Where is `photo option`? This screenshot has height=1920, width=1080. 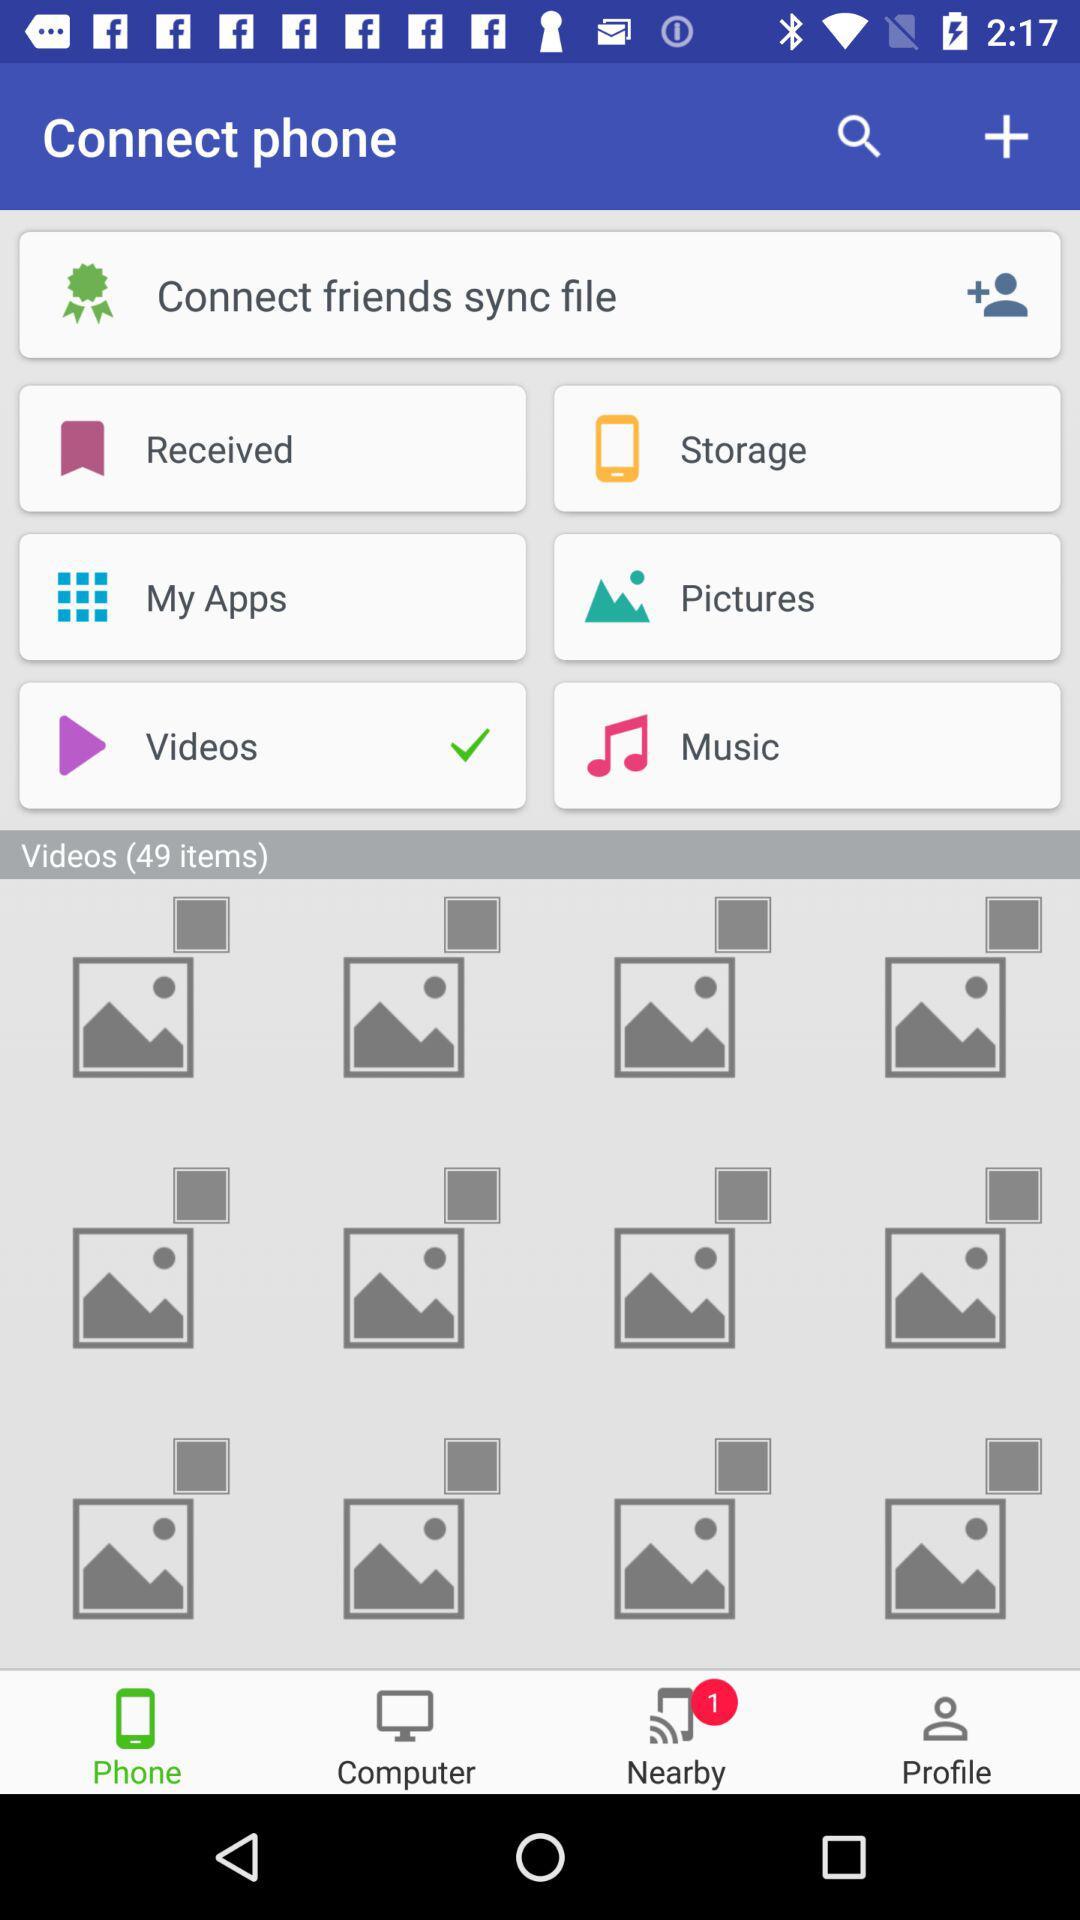 photo option is located at coordinates (490, 1195).